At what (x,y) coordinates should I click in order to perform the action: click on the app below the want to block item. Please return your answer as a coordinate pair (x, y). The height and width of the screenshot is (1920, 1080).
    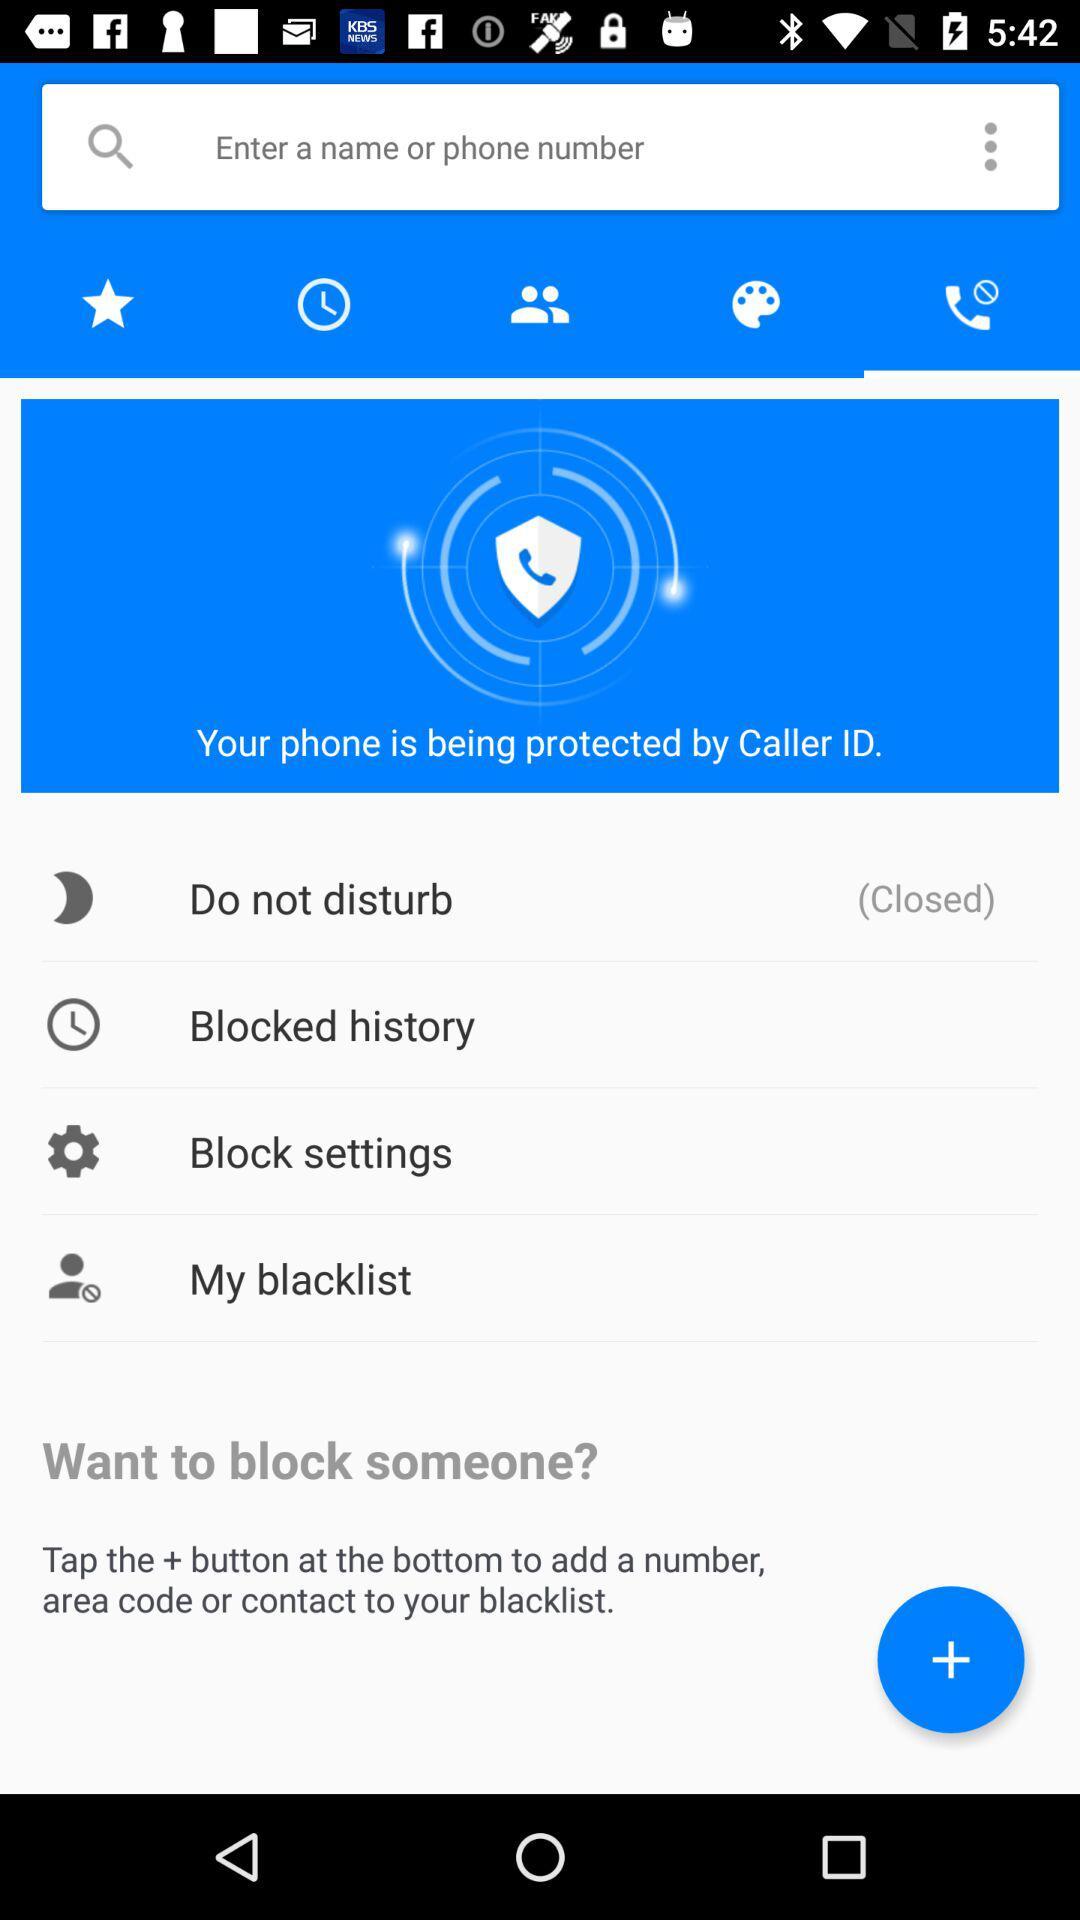
    Looking at the image, I should click on (950, 1659).